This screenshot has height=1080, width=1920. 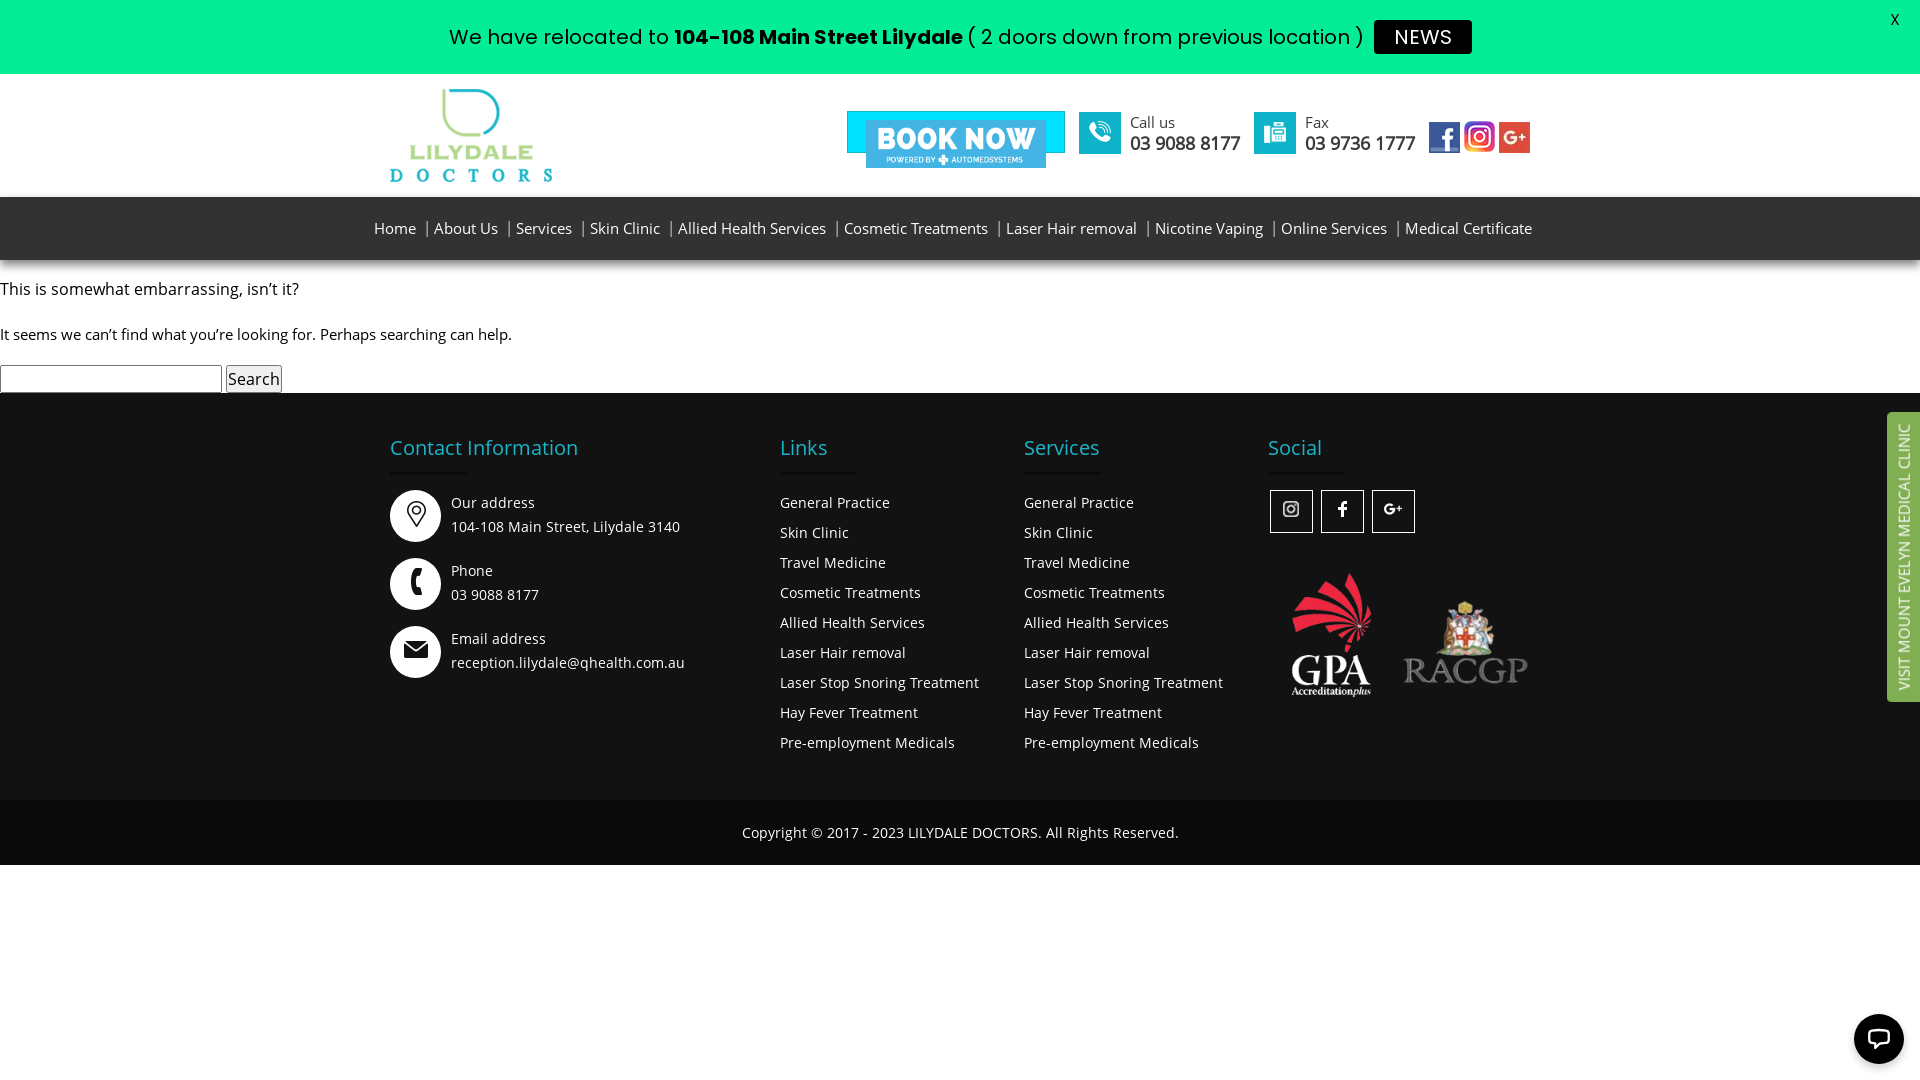 I want to click on 'Email address, so click(x=450, y=650).